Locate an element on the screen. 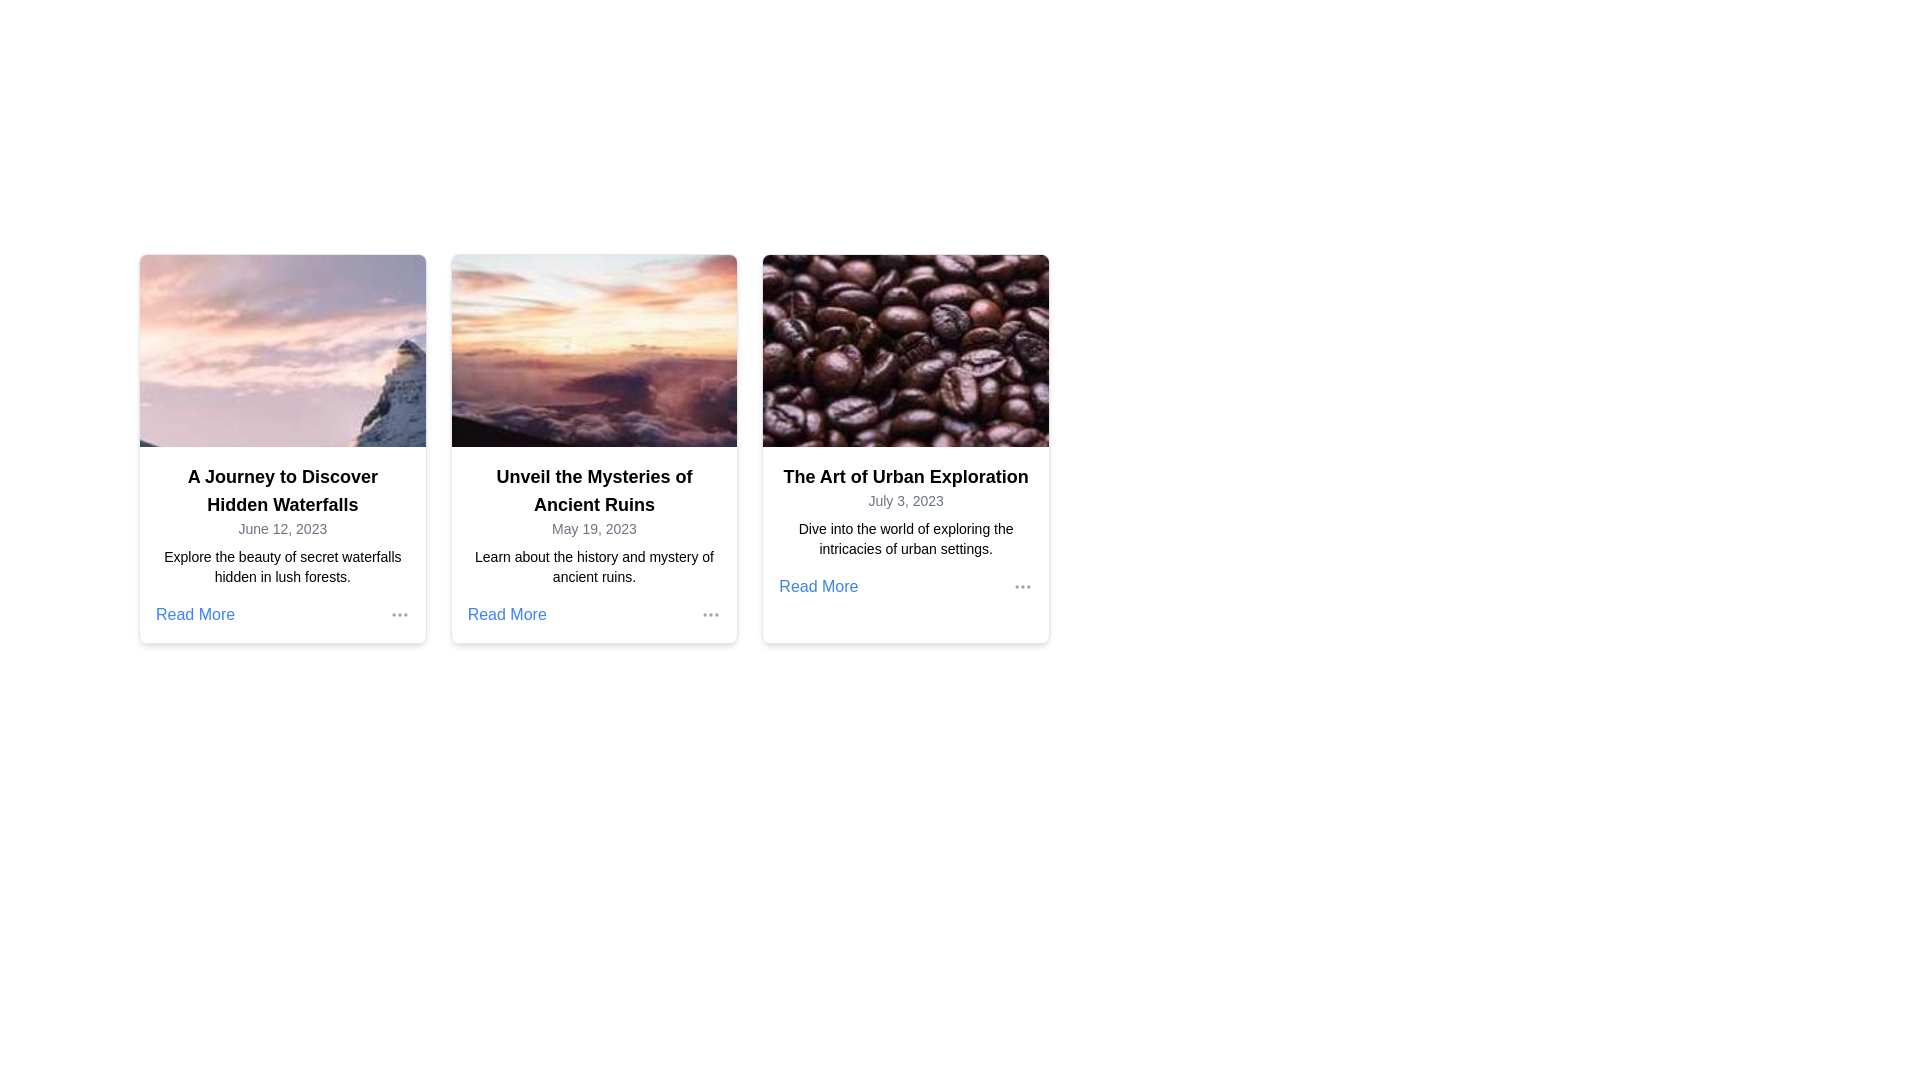 This screenshot has width=1920, height=1080. the text label displaying 'June 12, 2023', which is styled in a small, light gray font and is positioned beneath the title of an information card is located at coordinates (281, 527).